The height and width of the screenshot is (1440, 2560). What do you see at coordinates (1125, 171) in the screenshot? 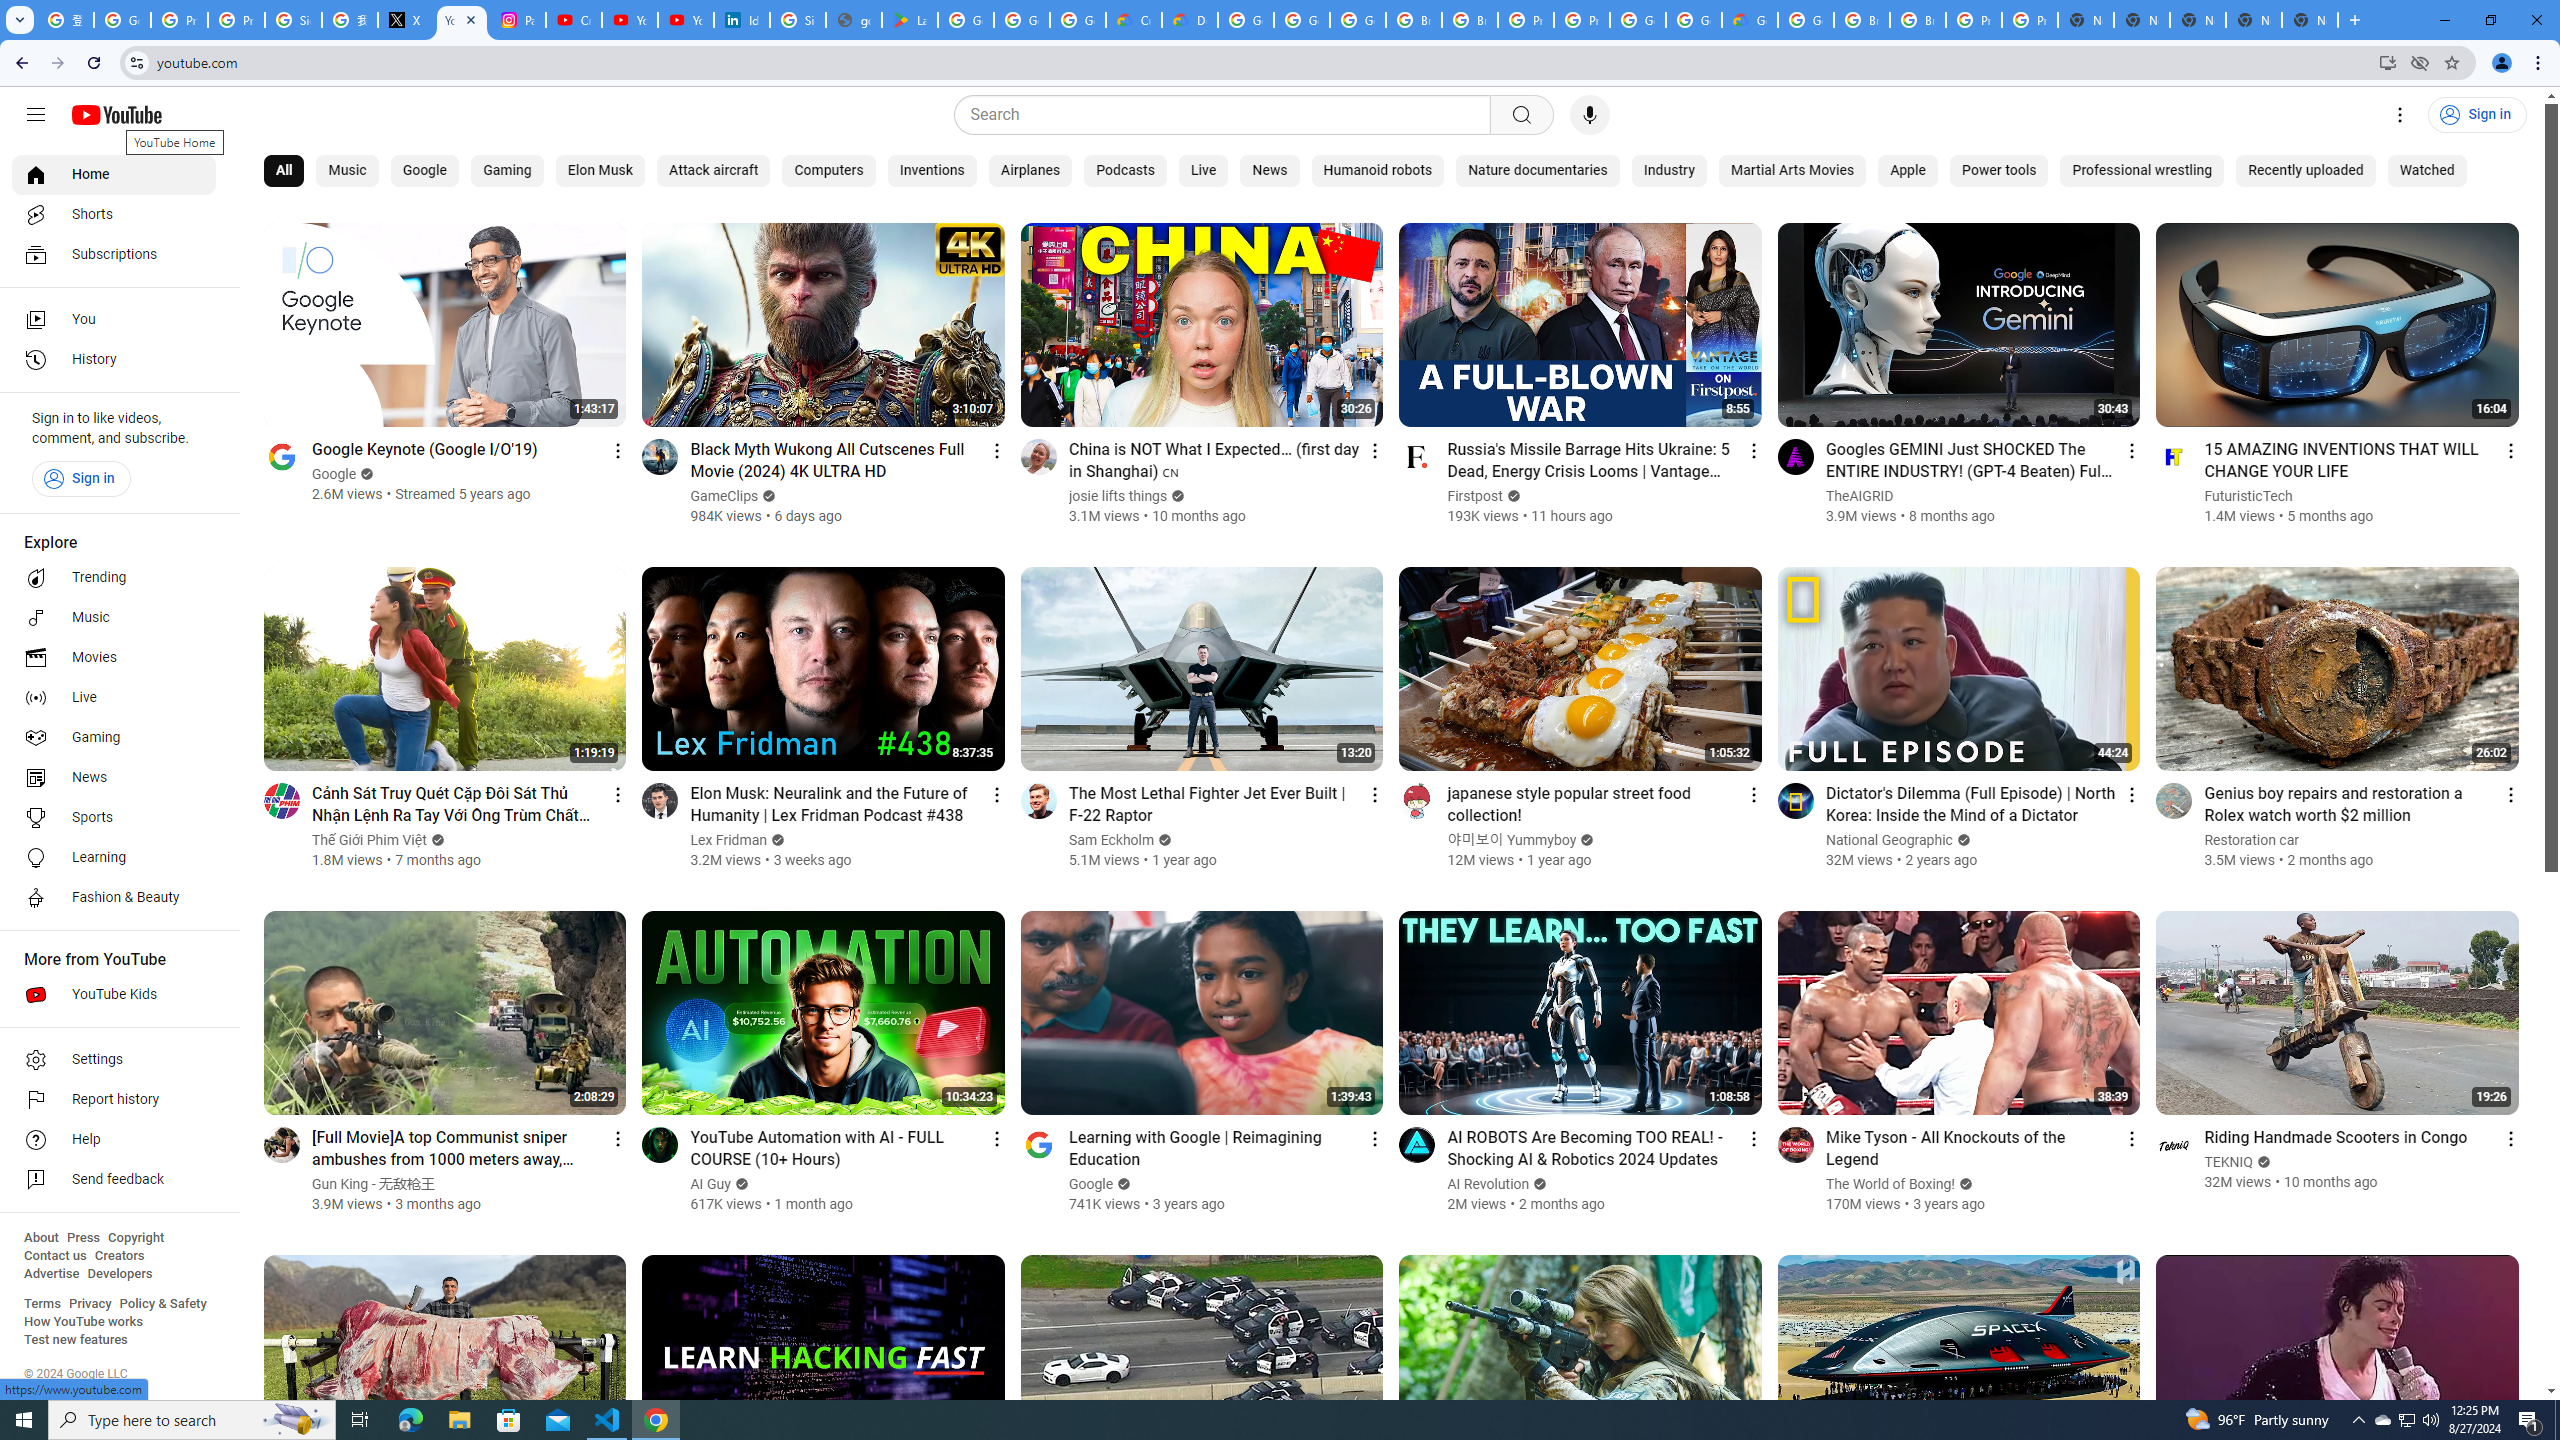
I see `'Podcasts'` at bounding box center [1125, 171].